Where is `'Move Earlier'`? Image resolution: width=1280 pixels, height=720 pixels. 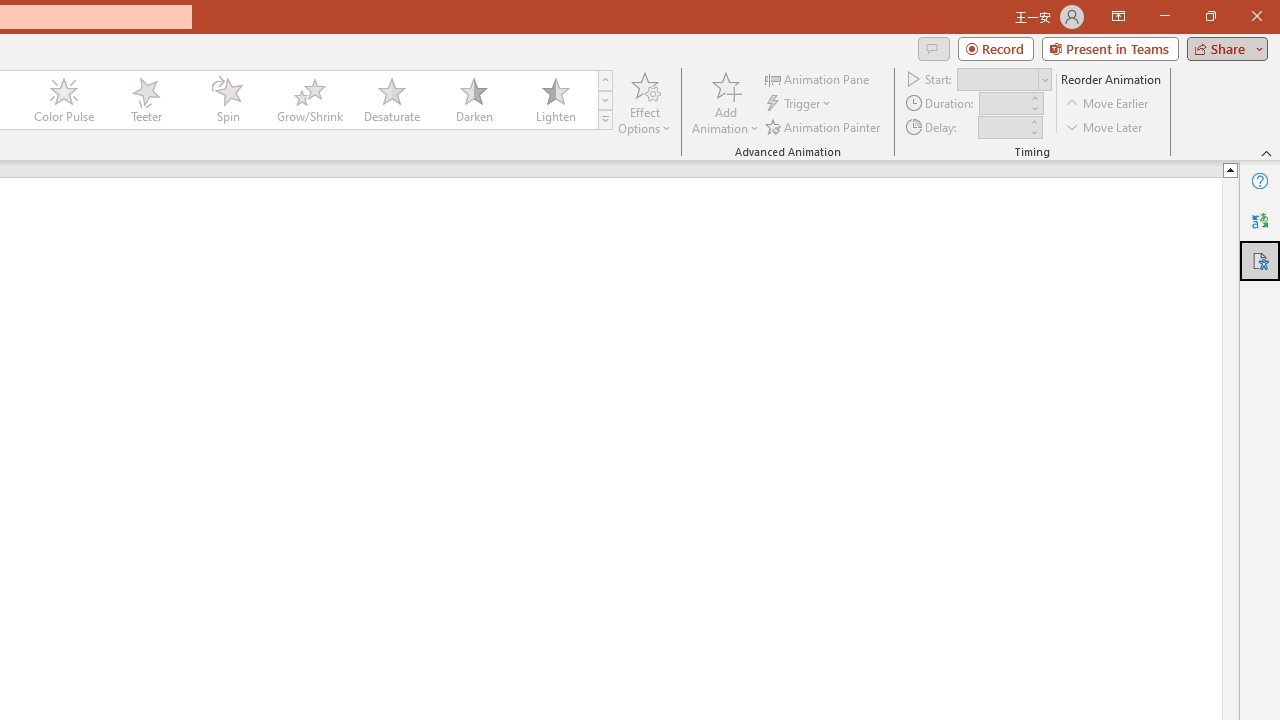 'Move Earlier' is located at coordinates (1106, 103).